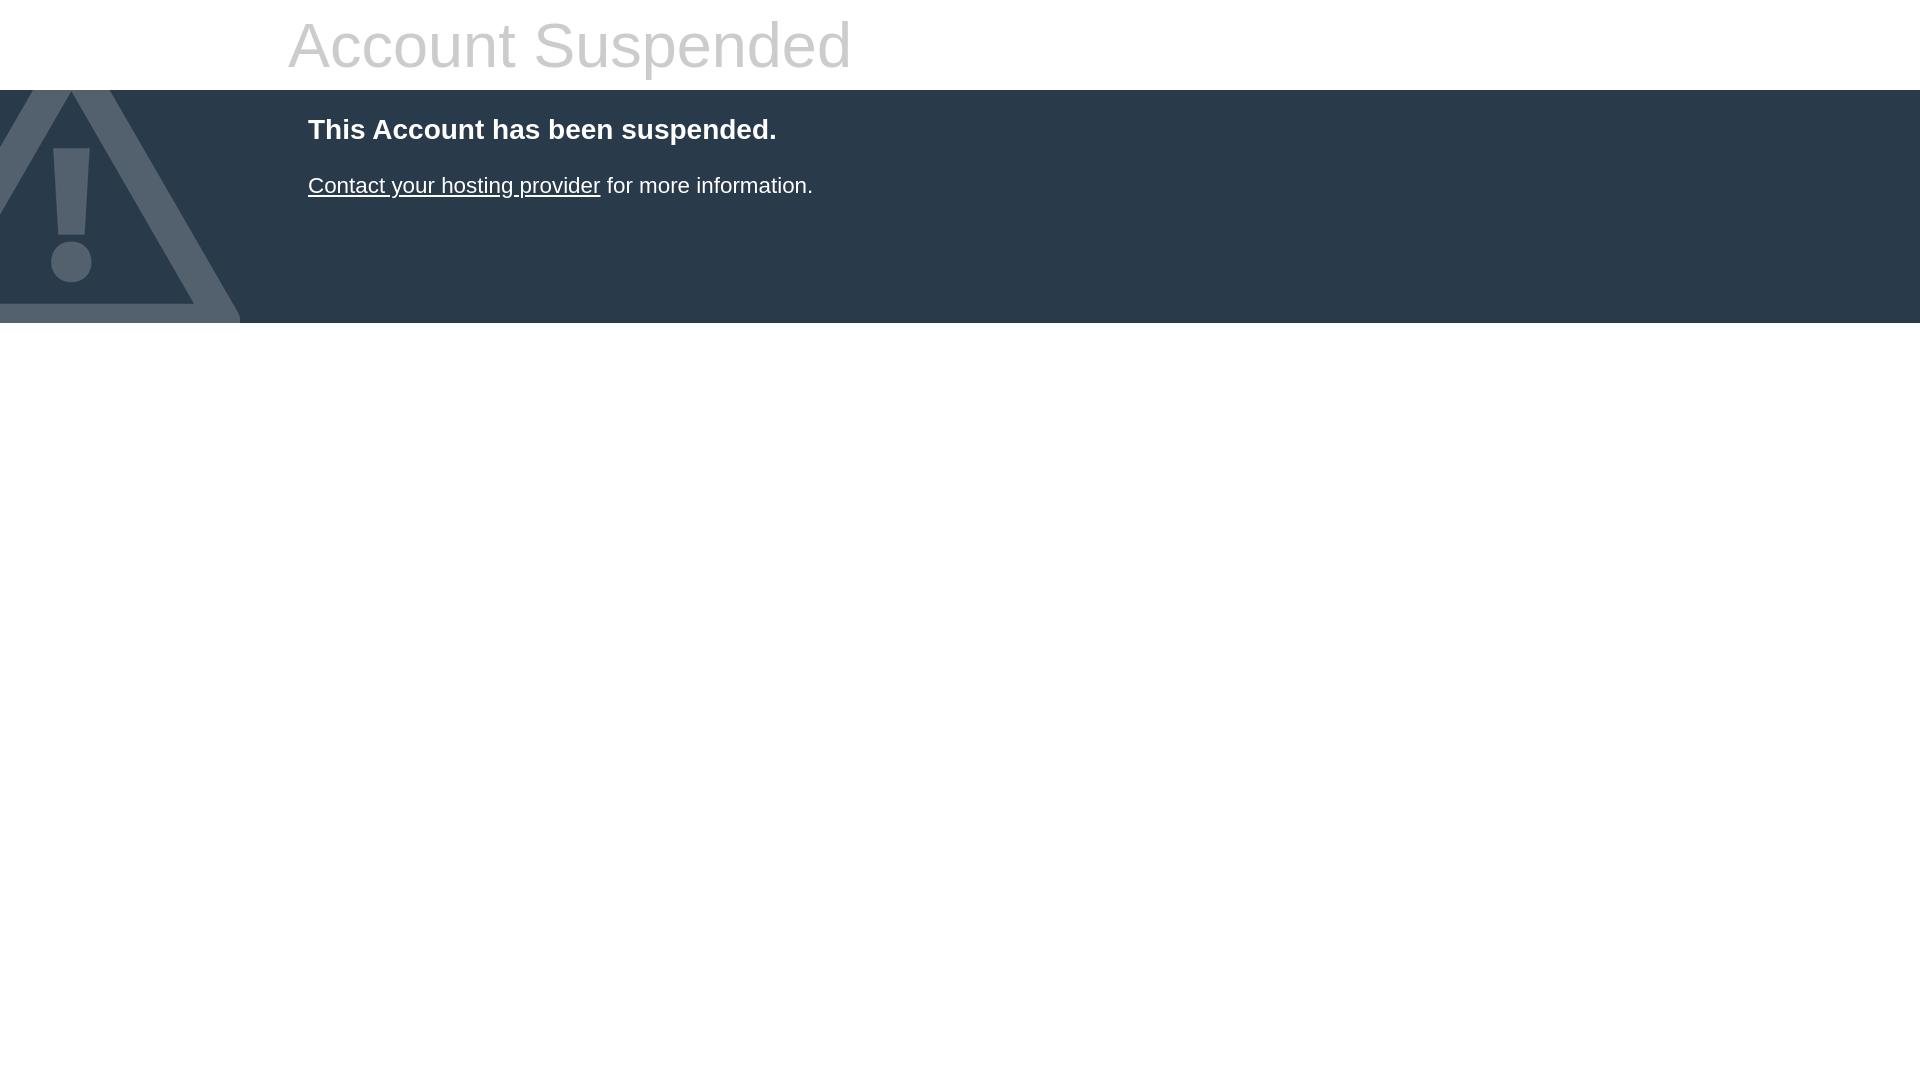 The image size is (1920, 1080). Describe the element at coordinates (453, 185) in the screenshot. I see `'Contact your hosting provider'` at that location.